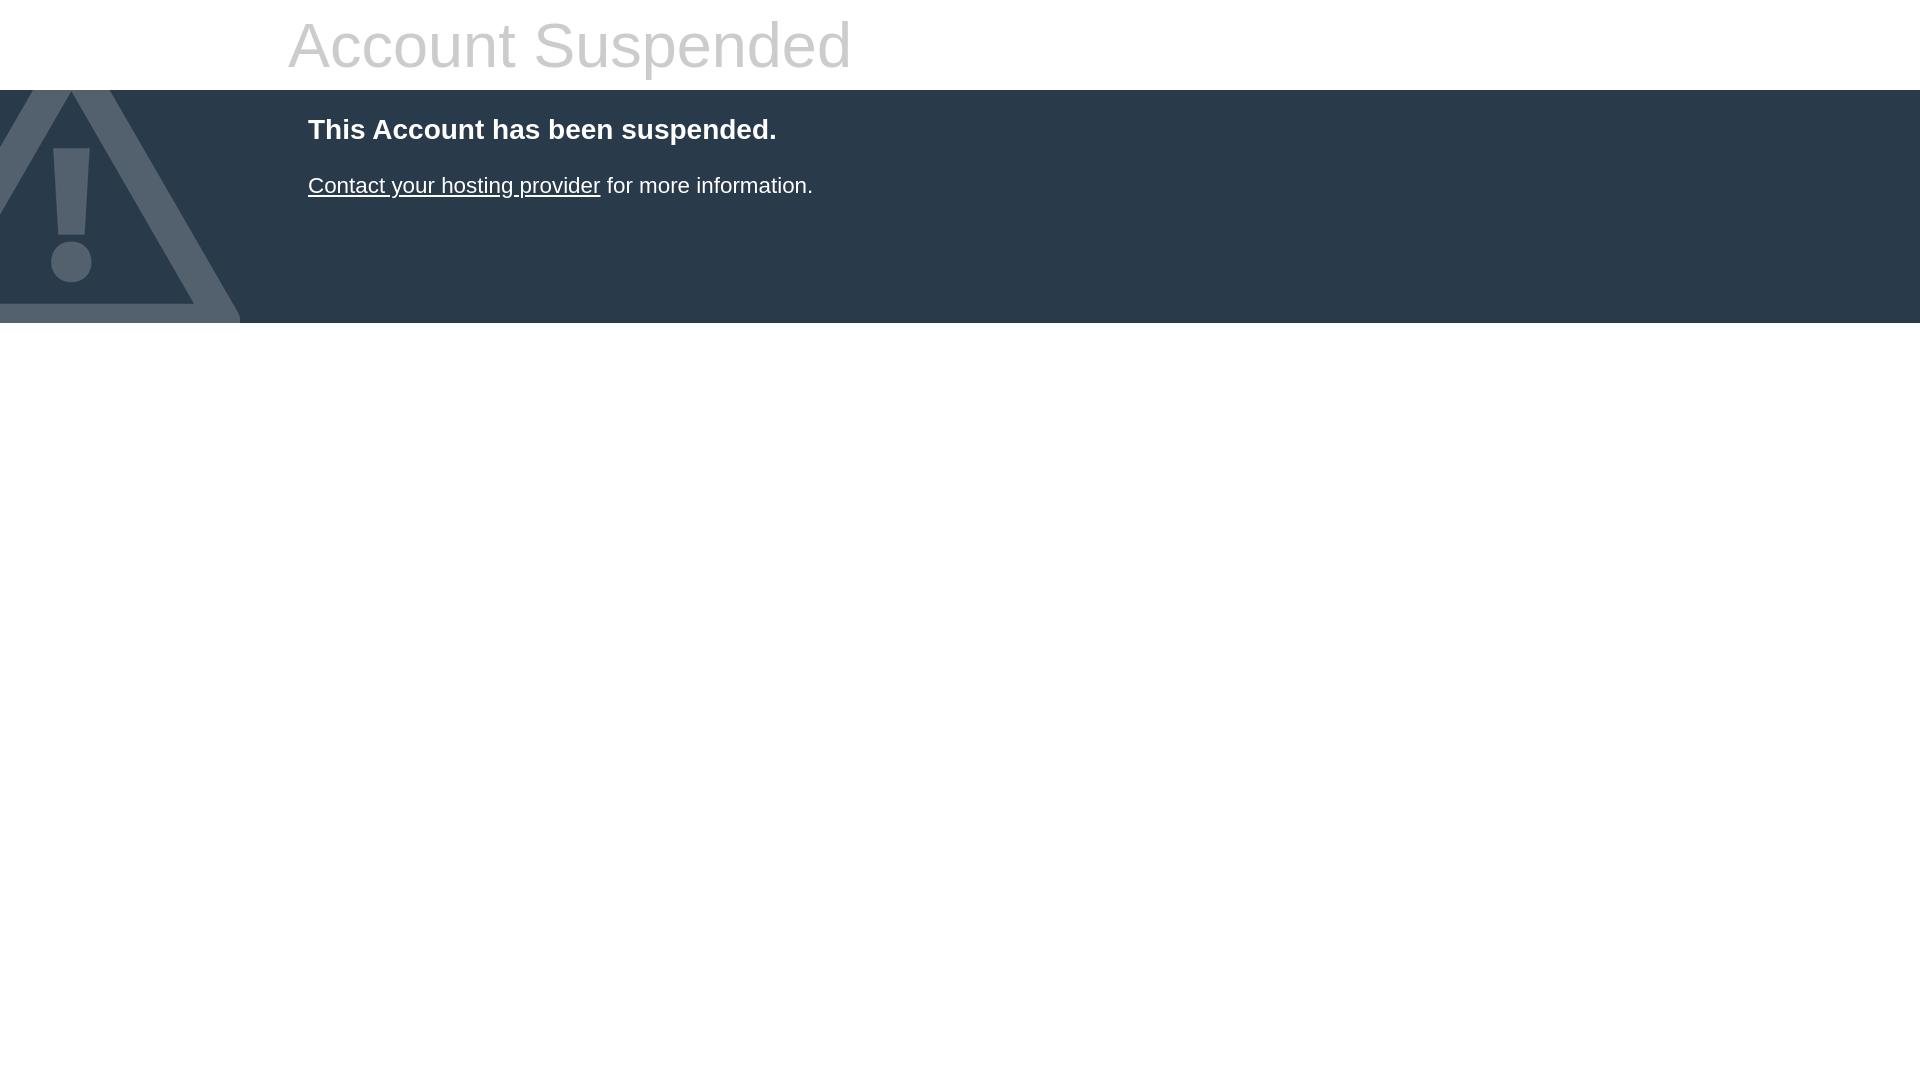 The image size is (1920, 1080). Describe the element at coordinates (453, 185) in the screenshot. I see `'Contact your hosting provider'` at that location.